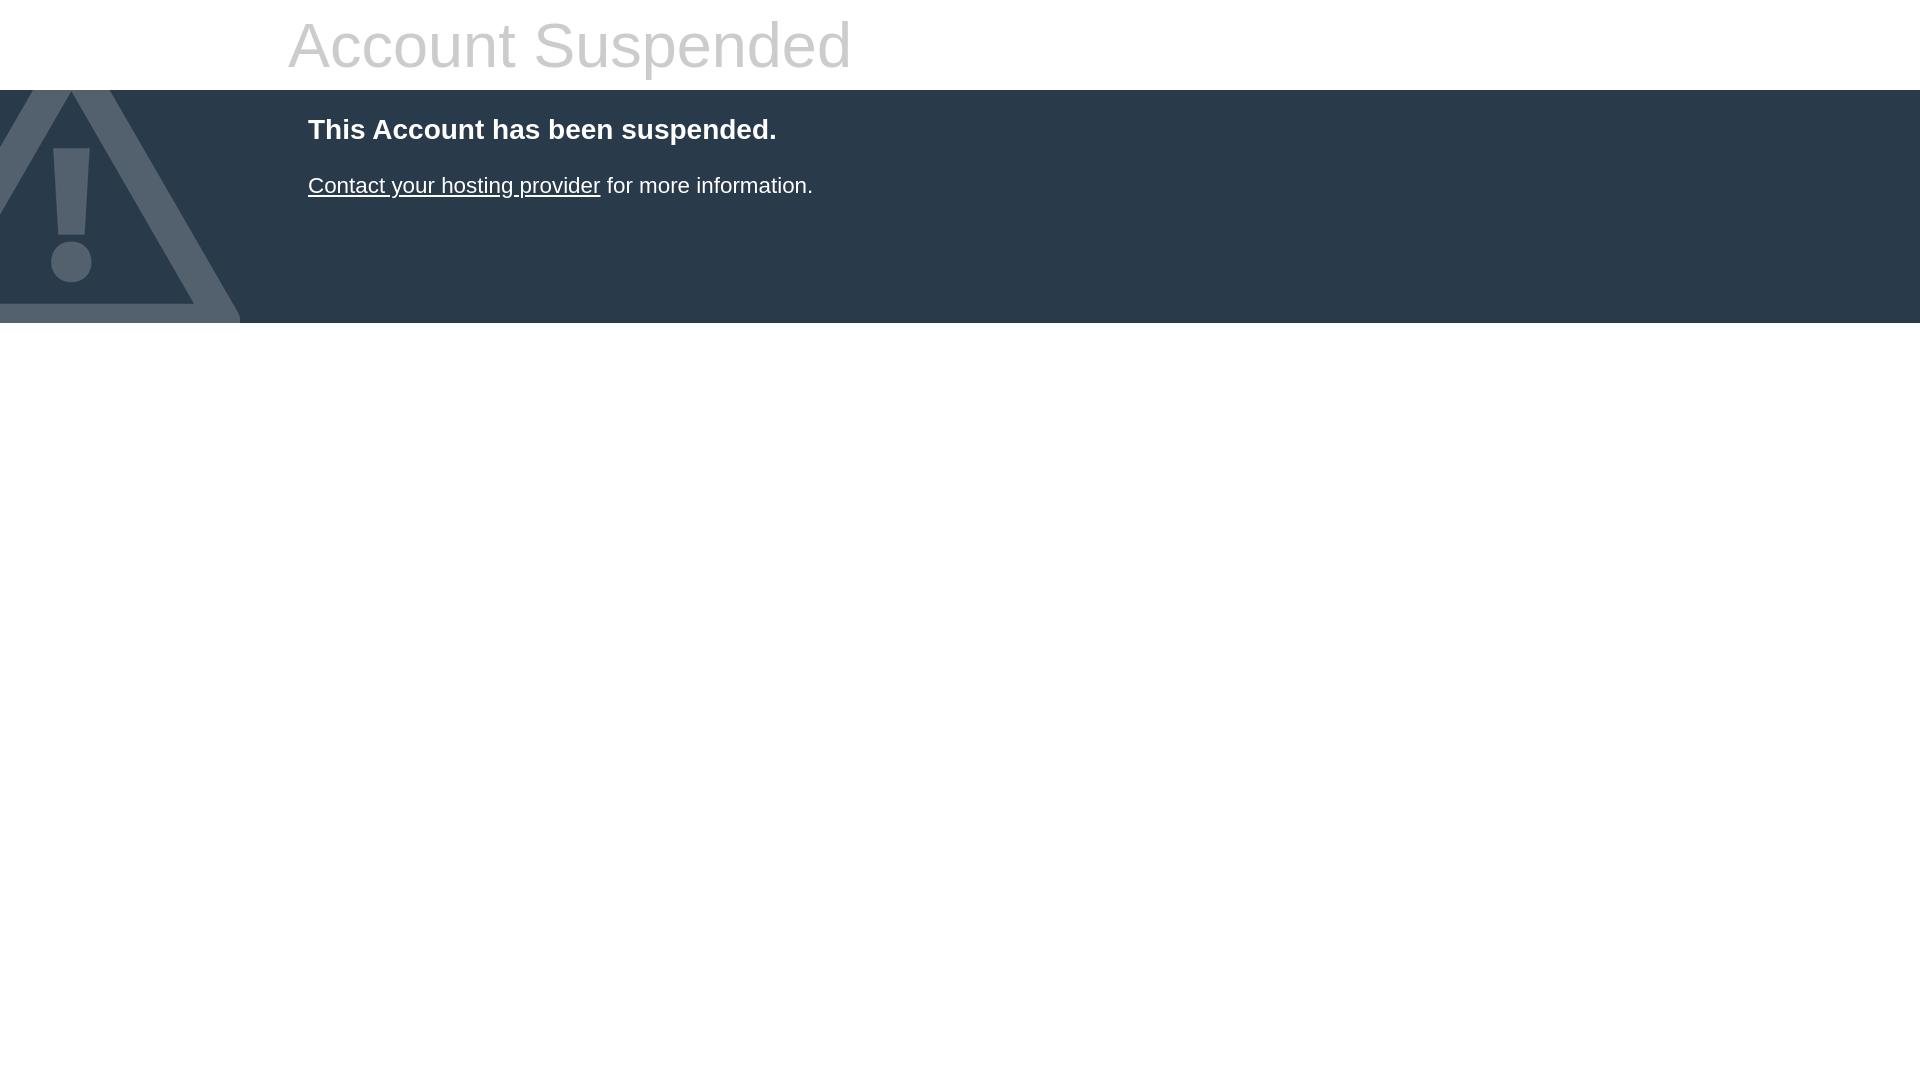 The image size is (1920, 1080). Describe the element at coordinates (453, 185) in the screenshot. I see `'Contact your hosting provider'` at that location.